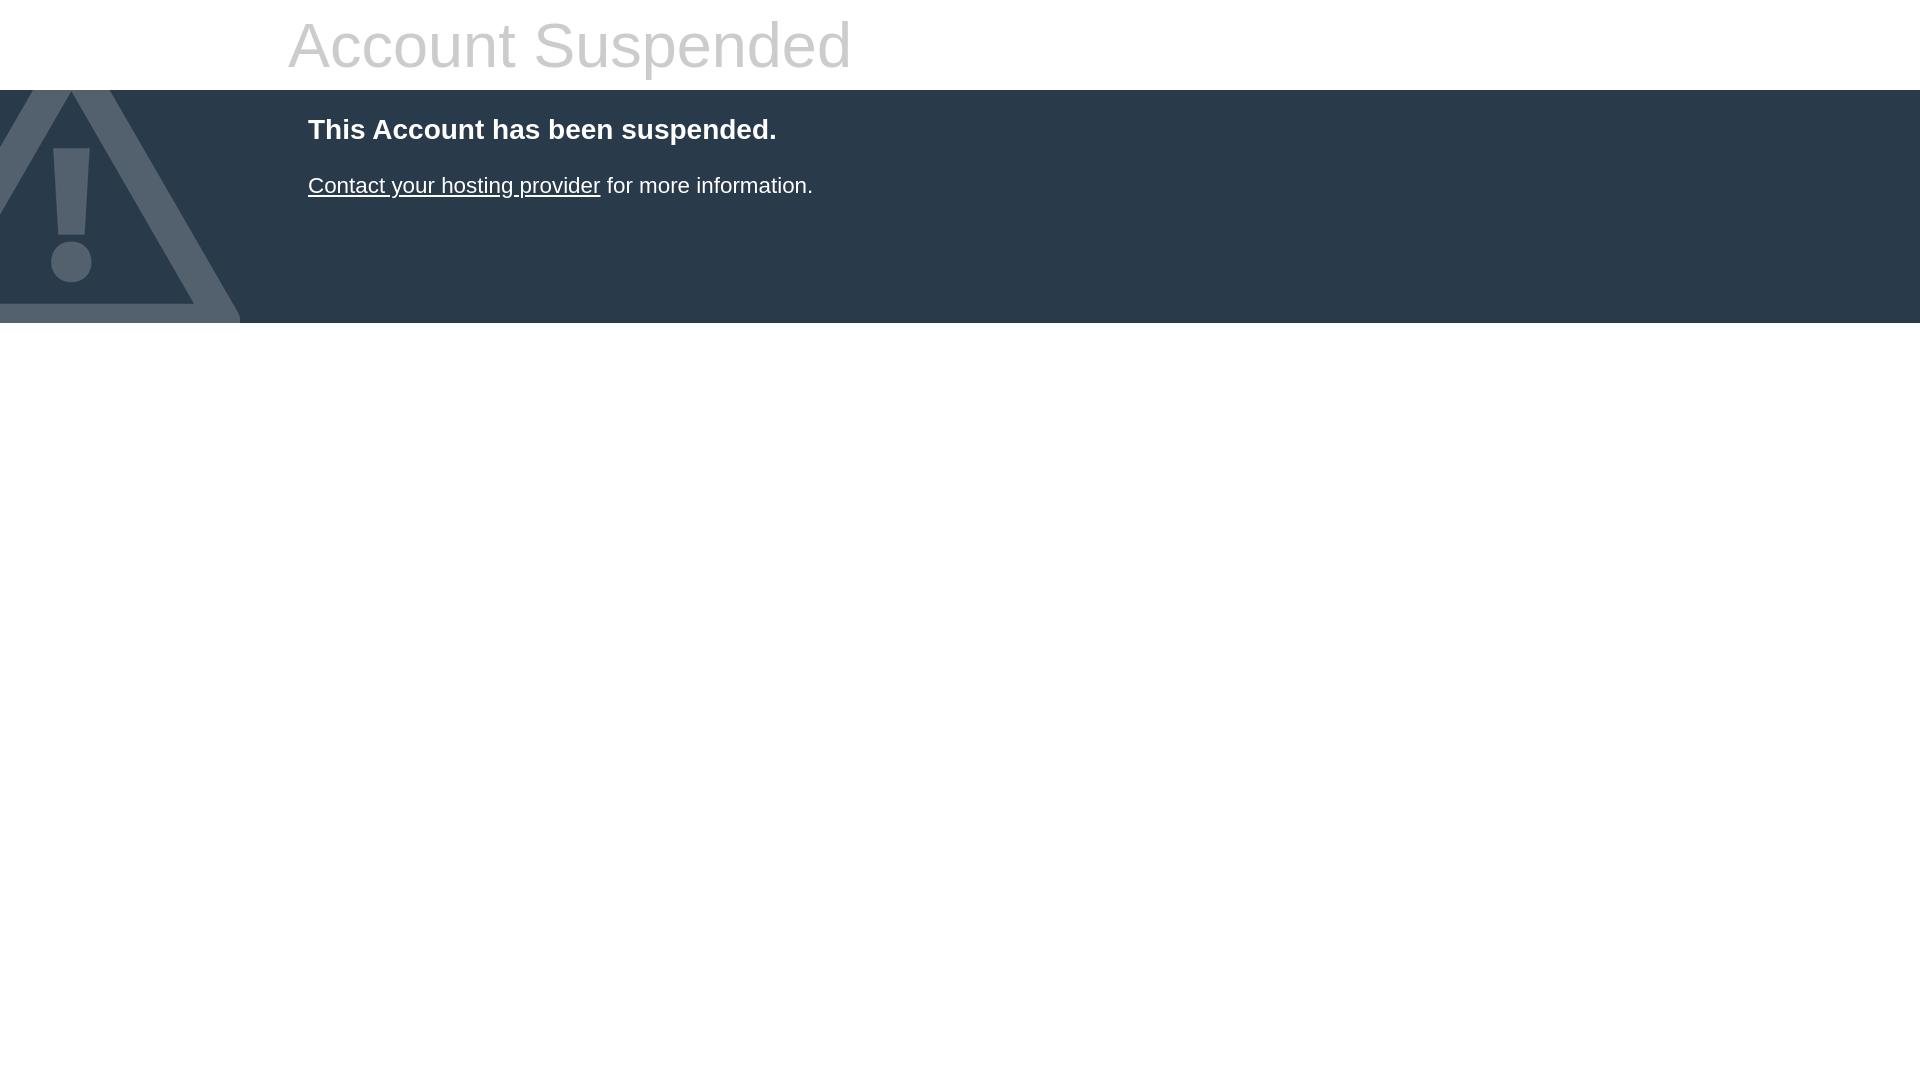 The image size is (1920, 1080). Describe the element at coordinates (453, 185) in the screenshot. I see `'Contact your hosting provider'` at that location.